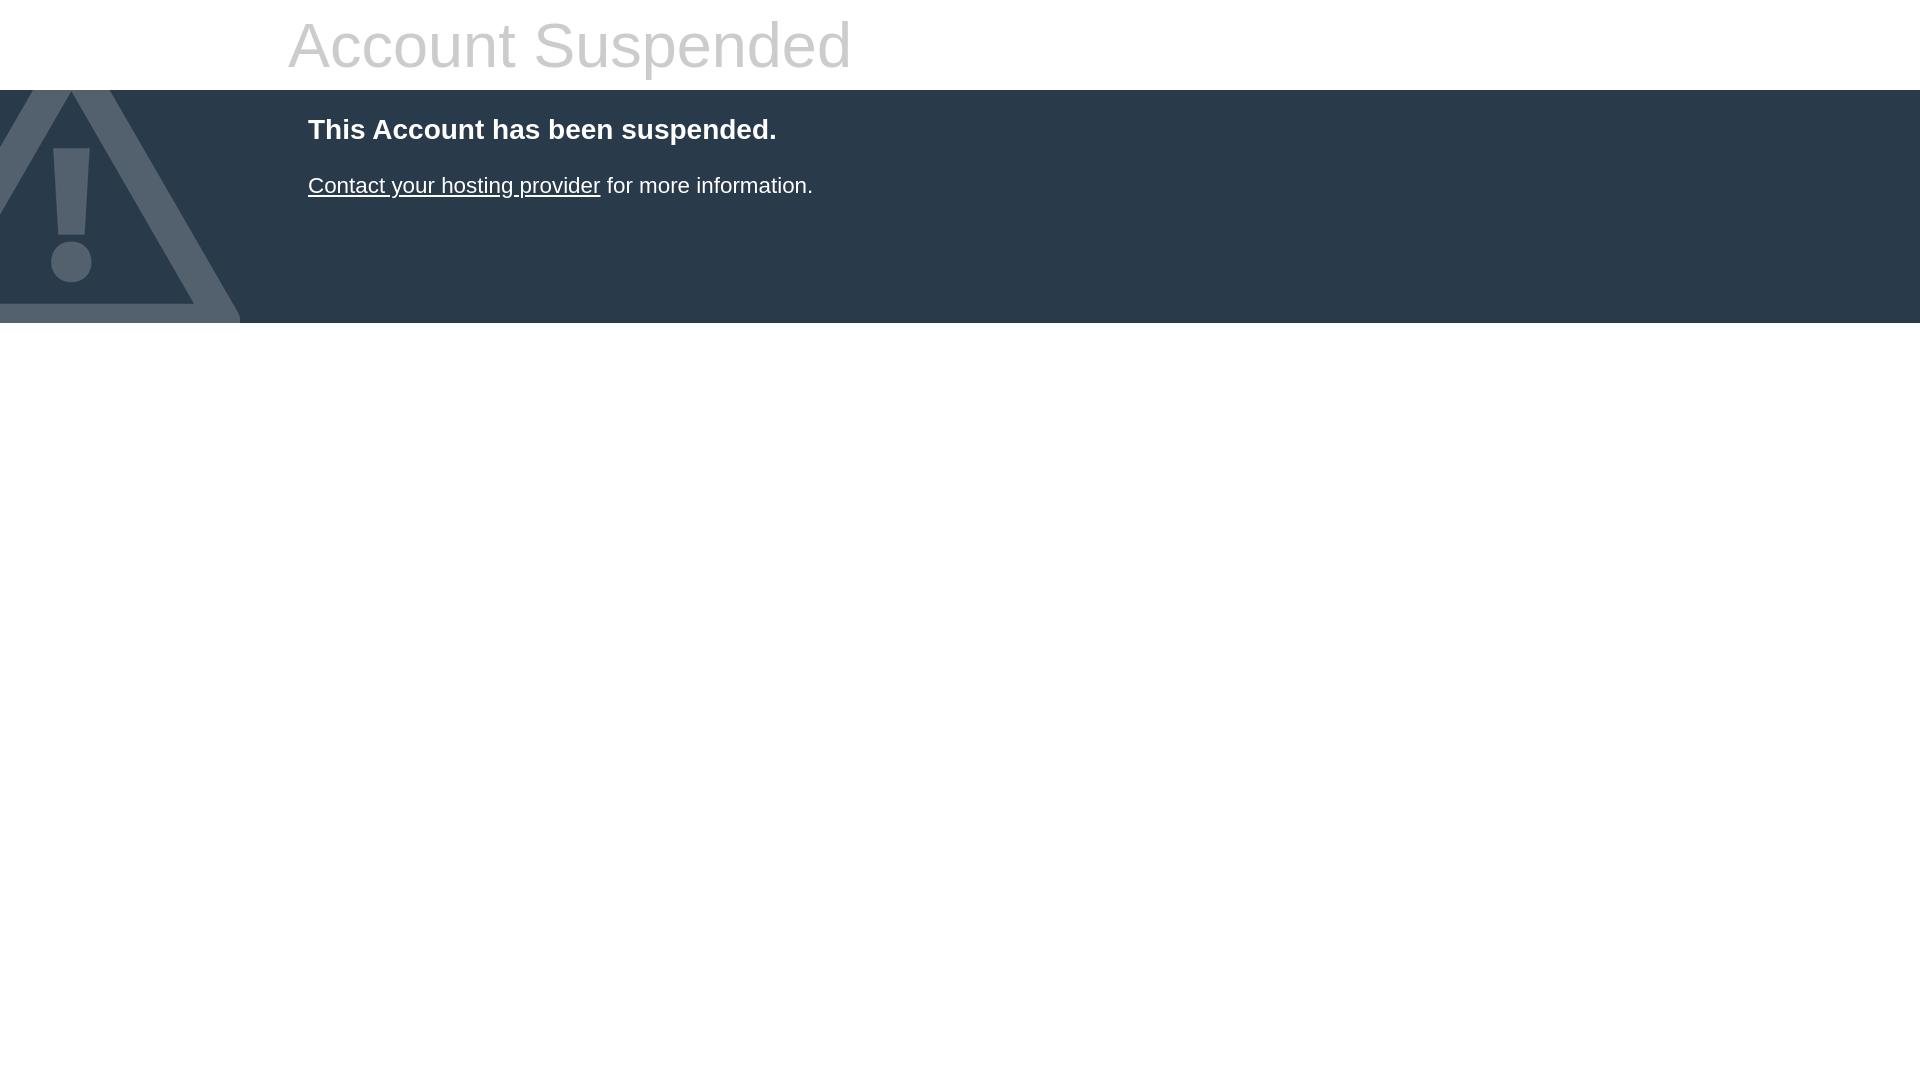 The image size is (1920, 1080). Describe the element at coordinates (453, 185) in the screenshot. I see `'Contact your hosting provider'` at that location.